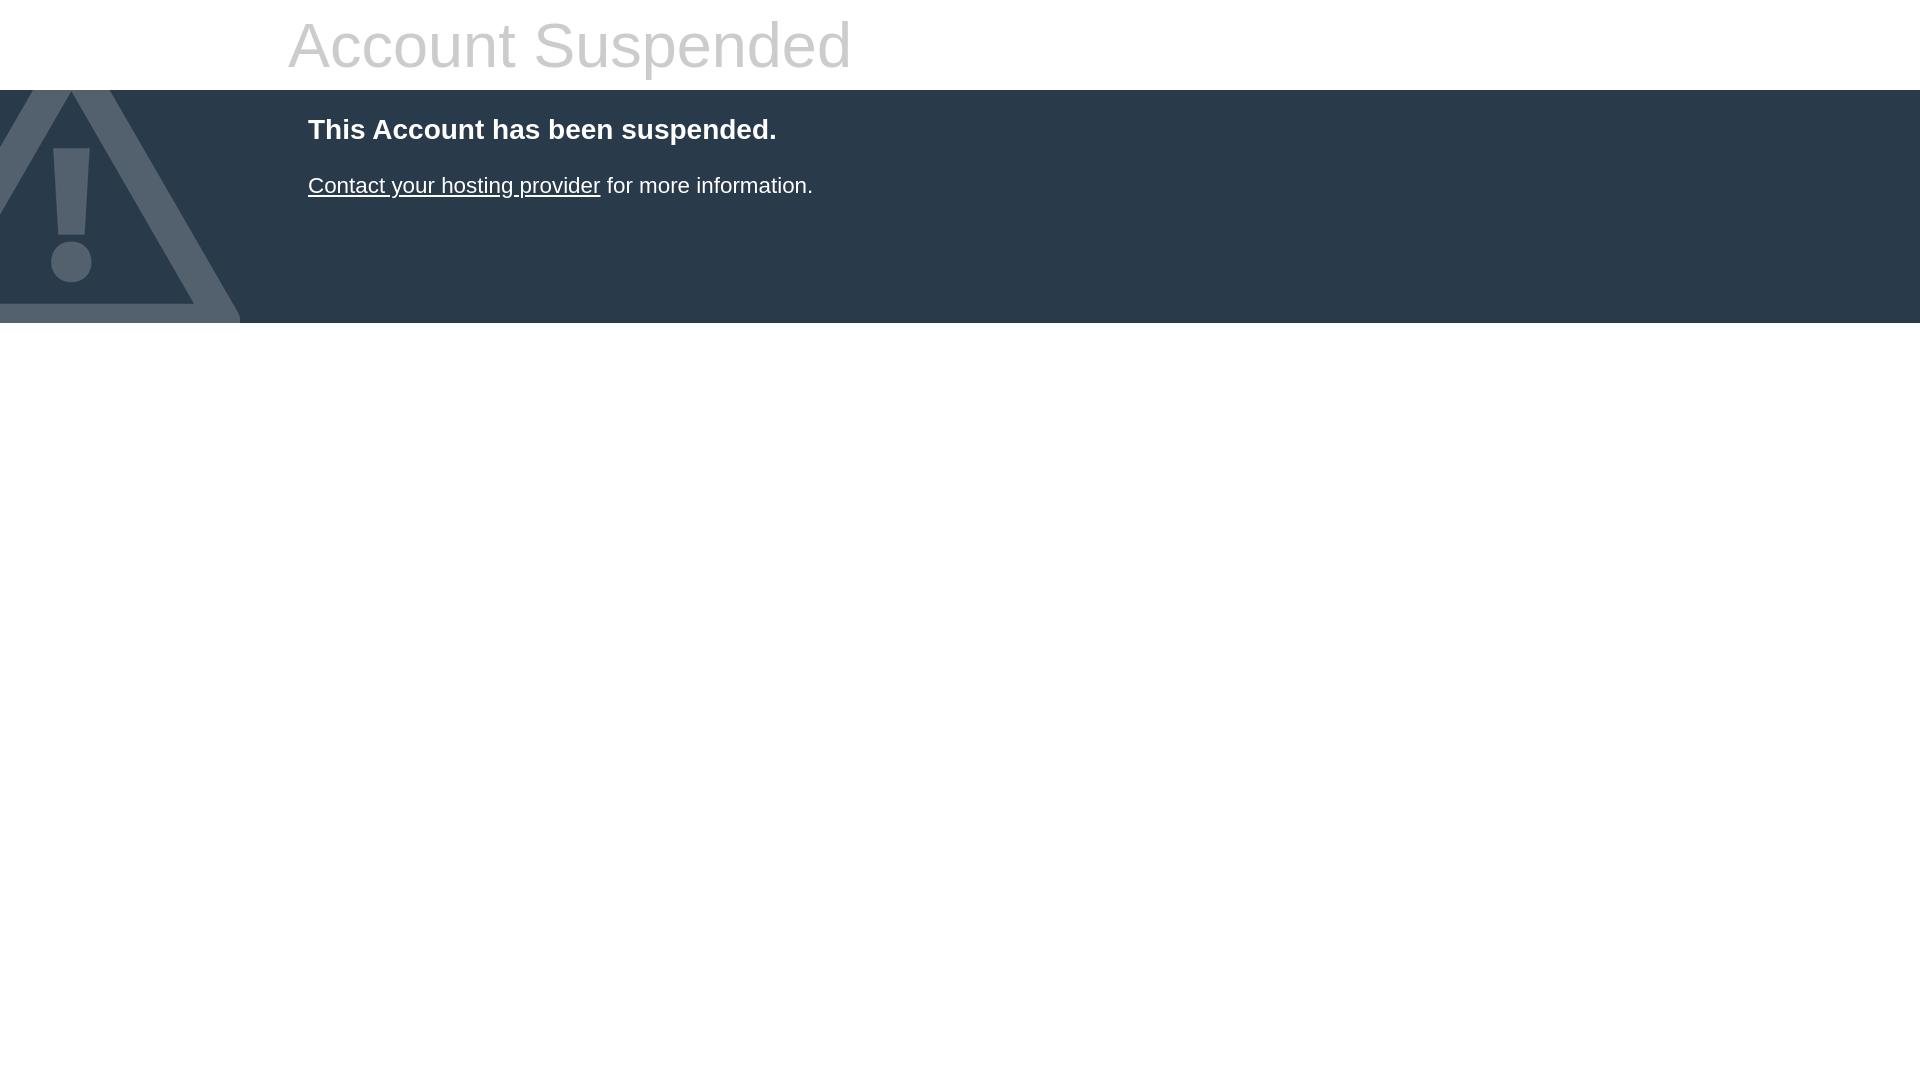 The image size is (1920, 1080). Describe the element at coordinates (453, 185) in the screenshot. I see `'Contact your hosting provider'` at that location.